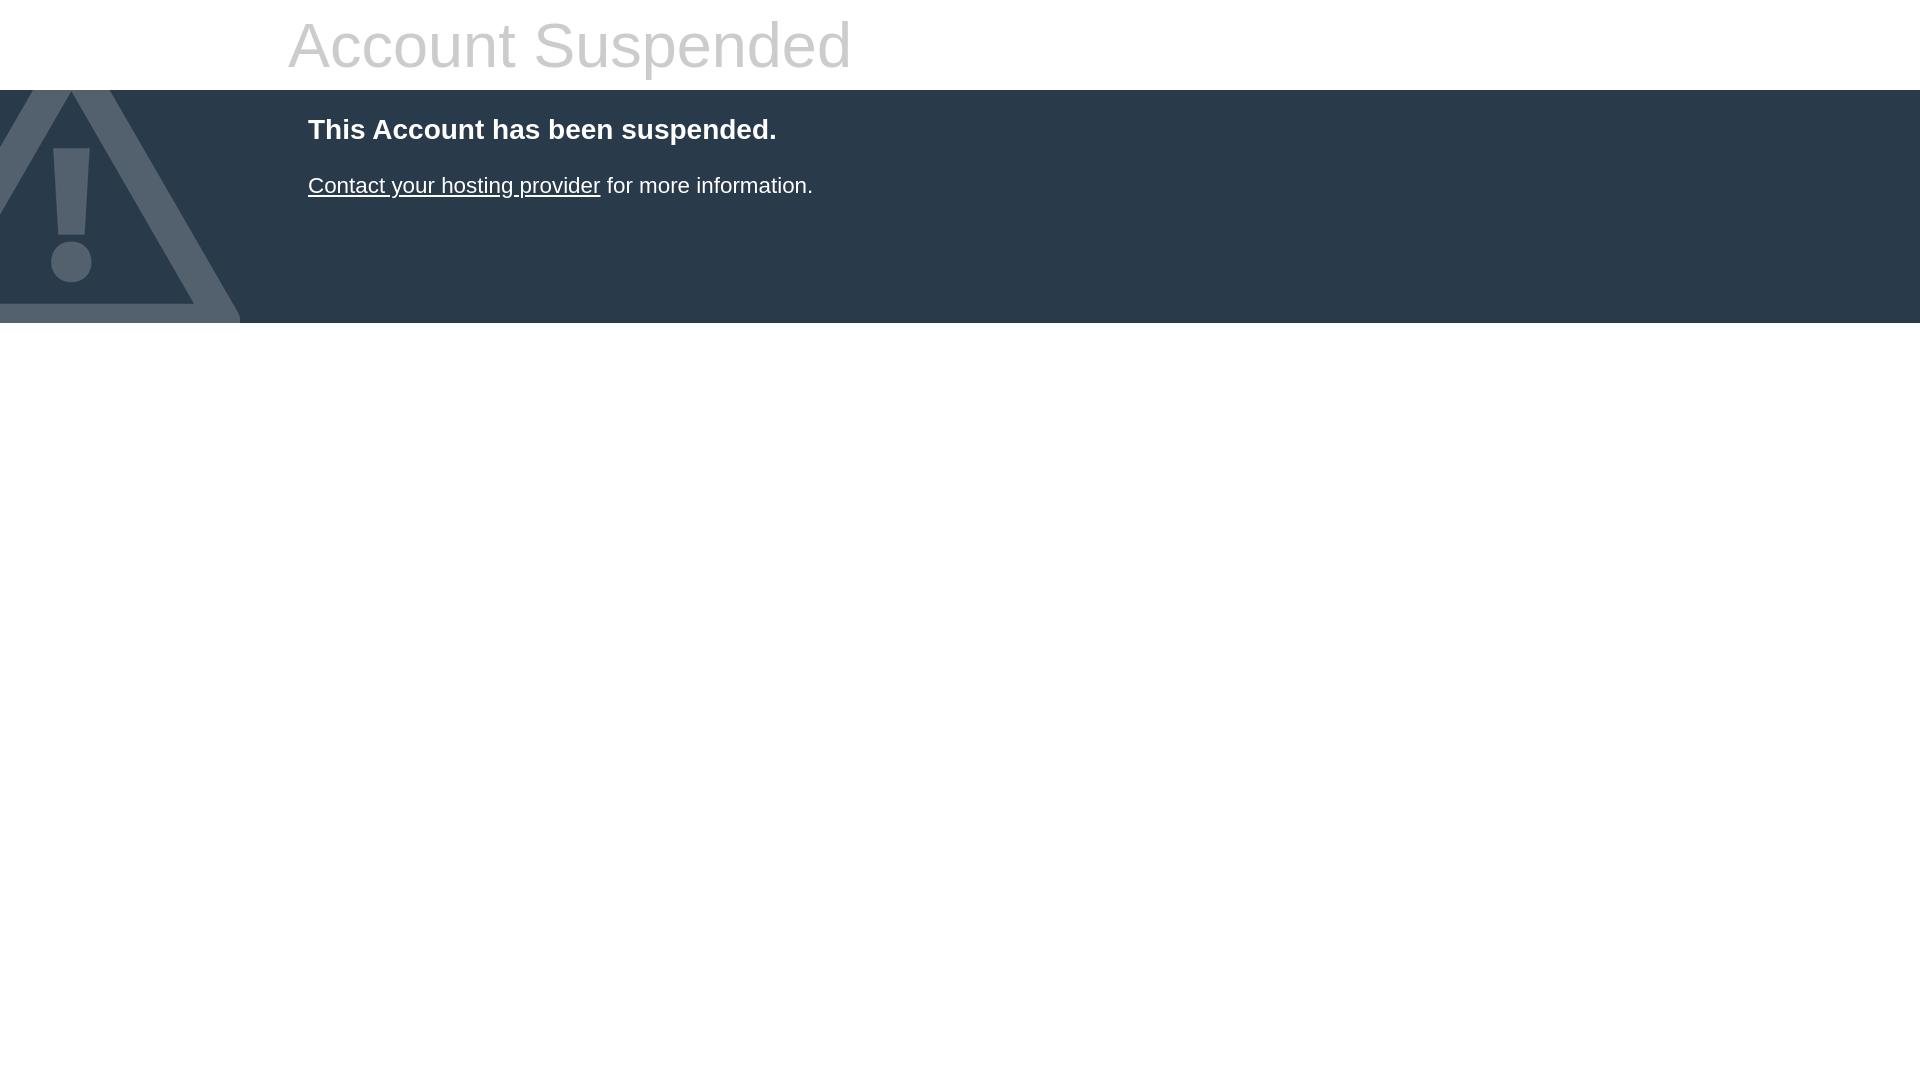 The image size is (1920, 1080). Describe the element at coordinates (453, 185) in the screenshot. I see `'Contact your hosting provider'` at that location.